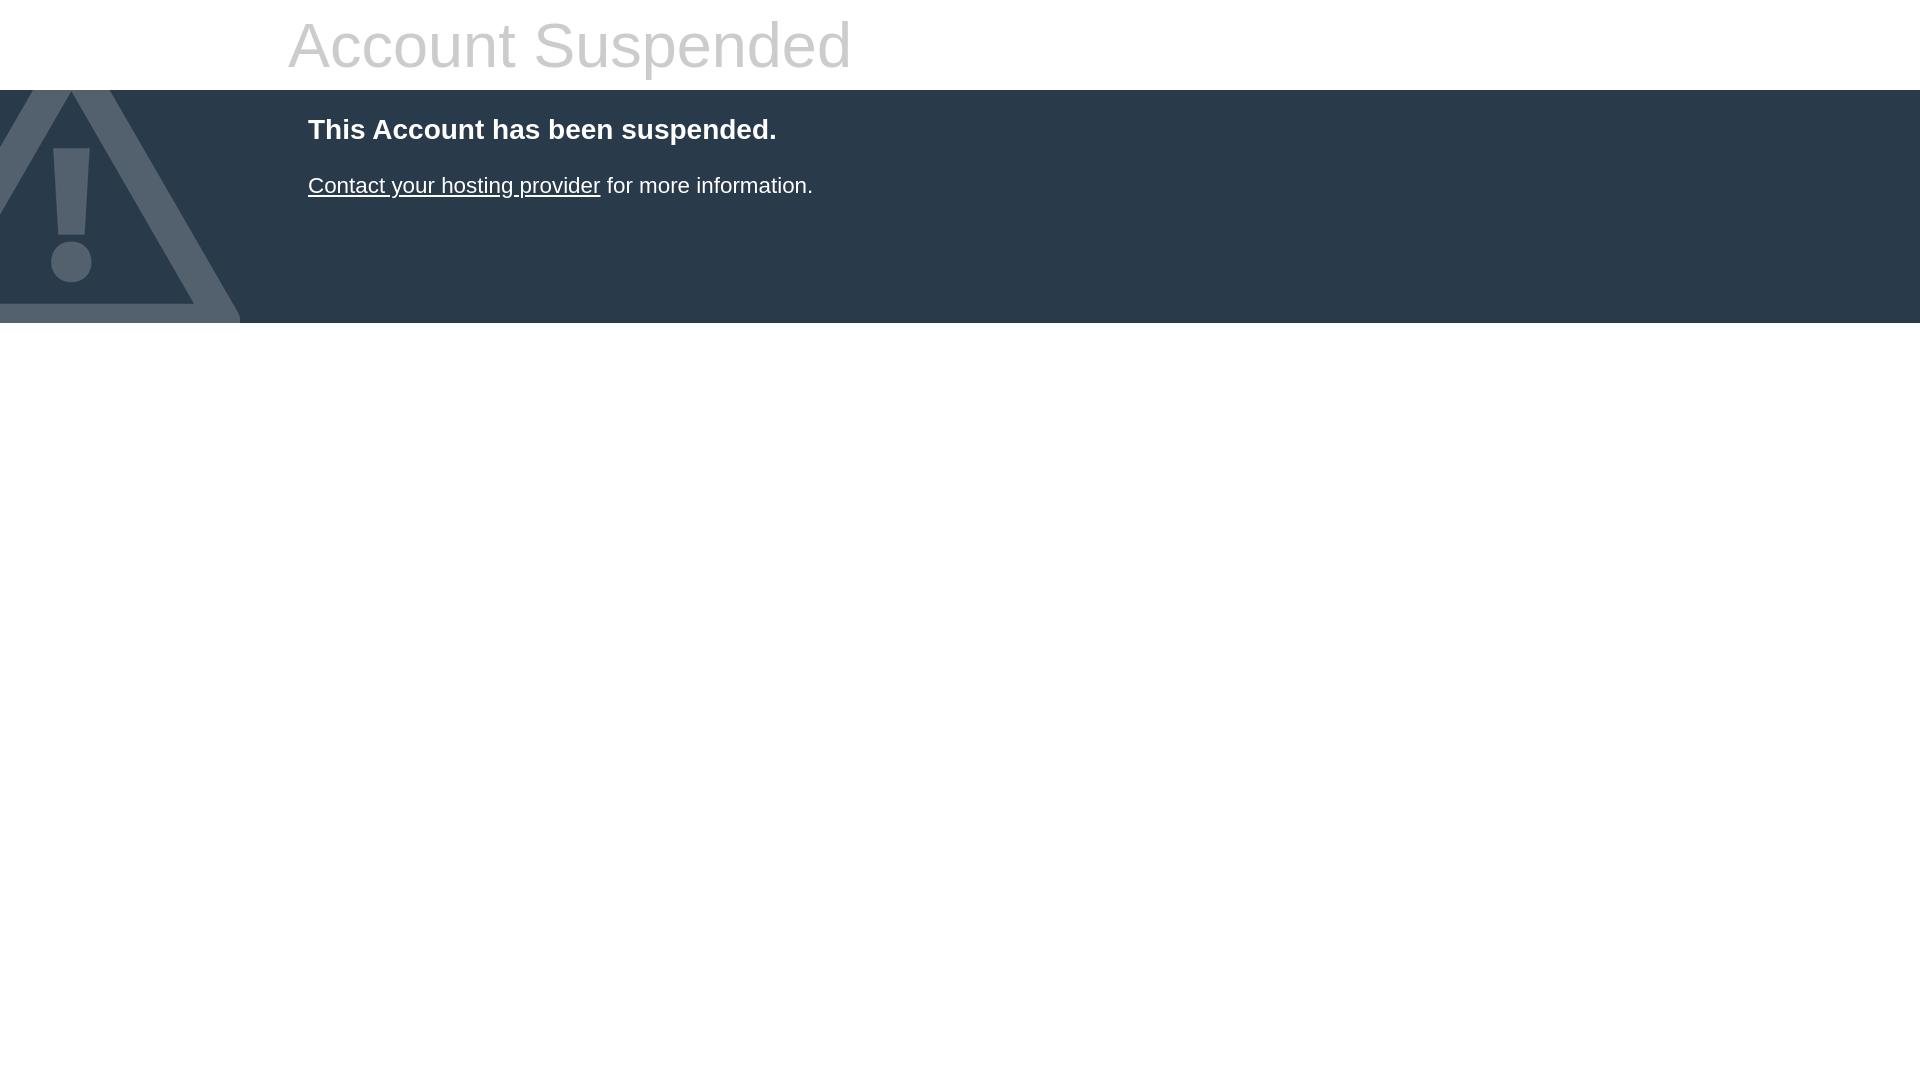 The image size is (1920, 1080). Describe the element at coordinates (453, 185) in the screenshot. I see `'Contact your hosting provider'` at that location.